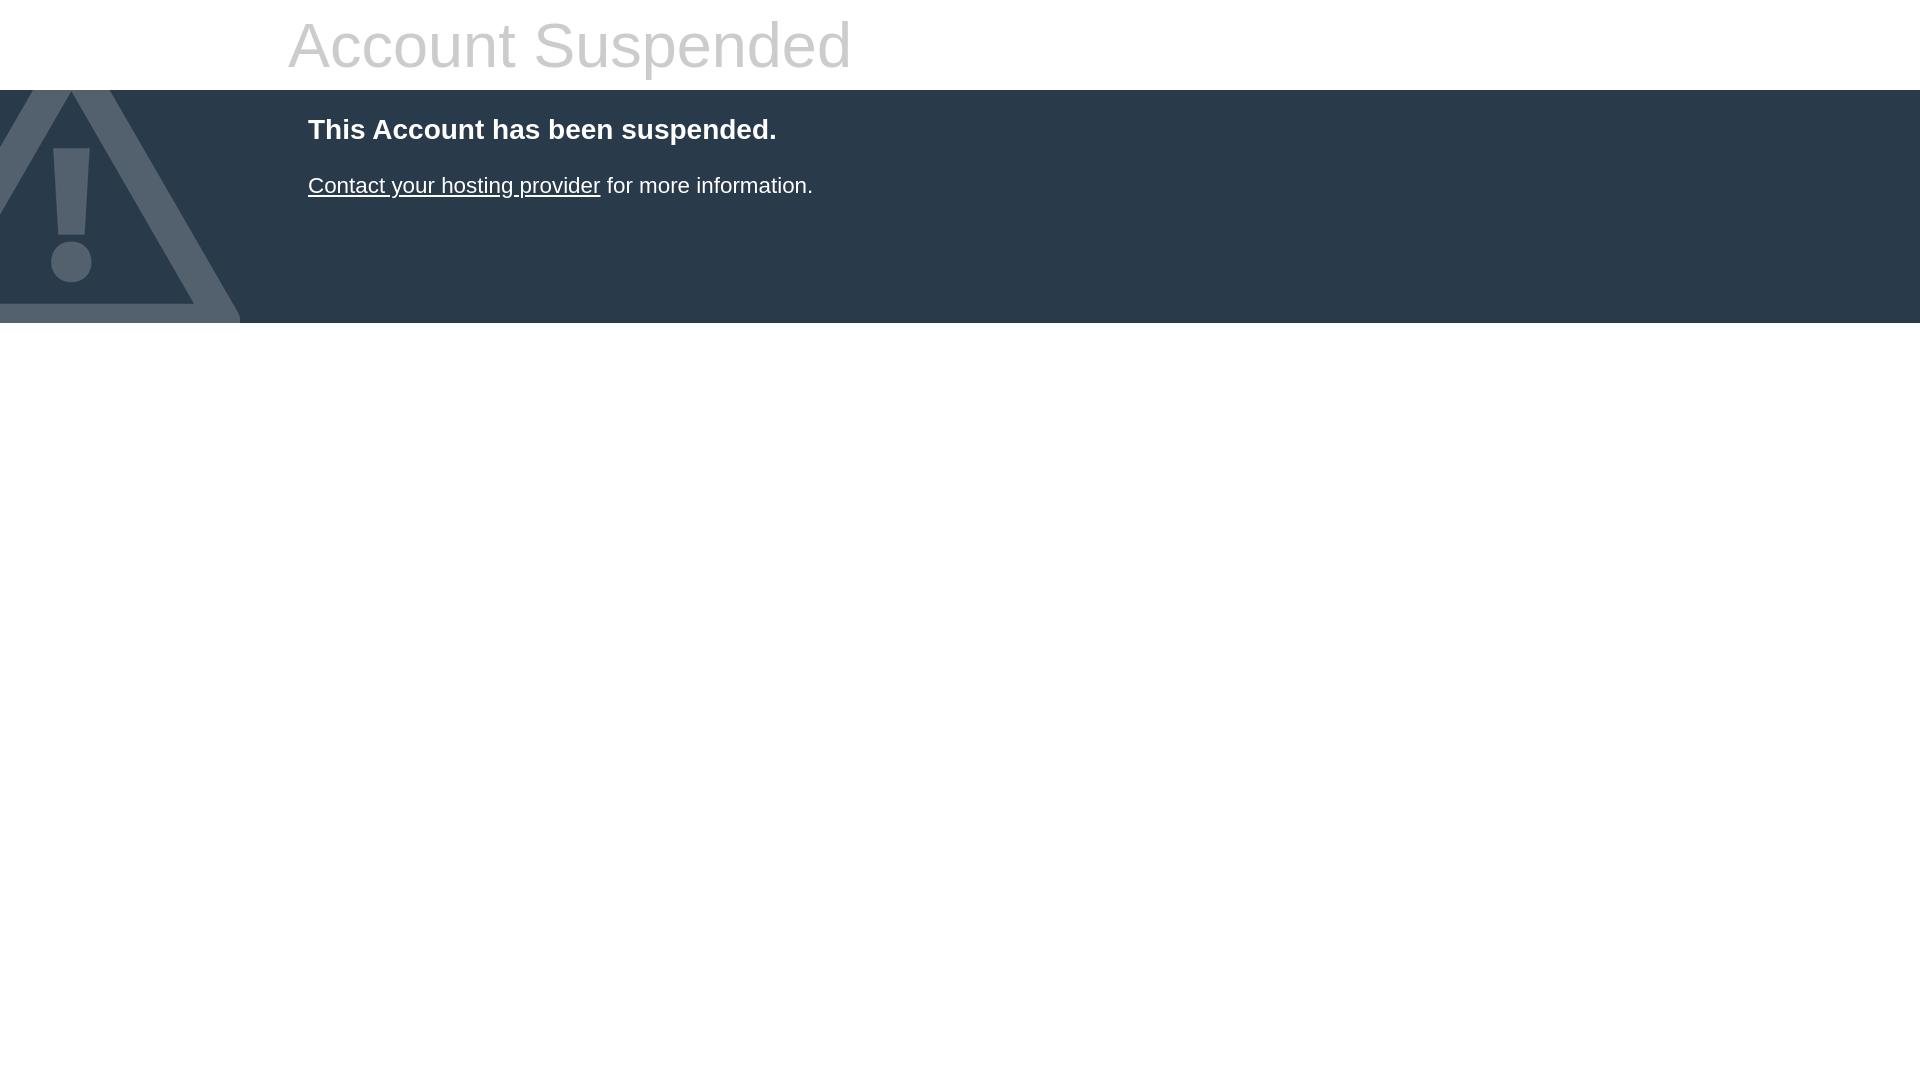 The image size is (1920, 1080). Describe the element at coordinates (453, 185) in the screenshot. I see `'Contact your hosting provider'` at that location.